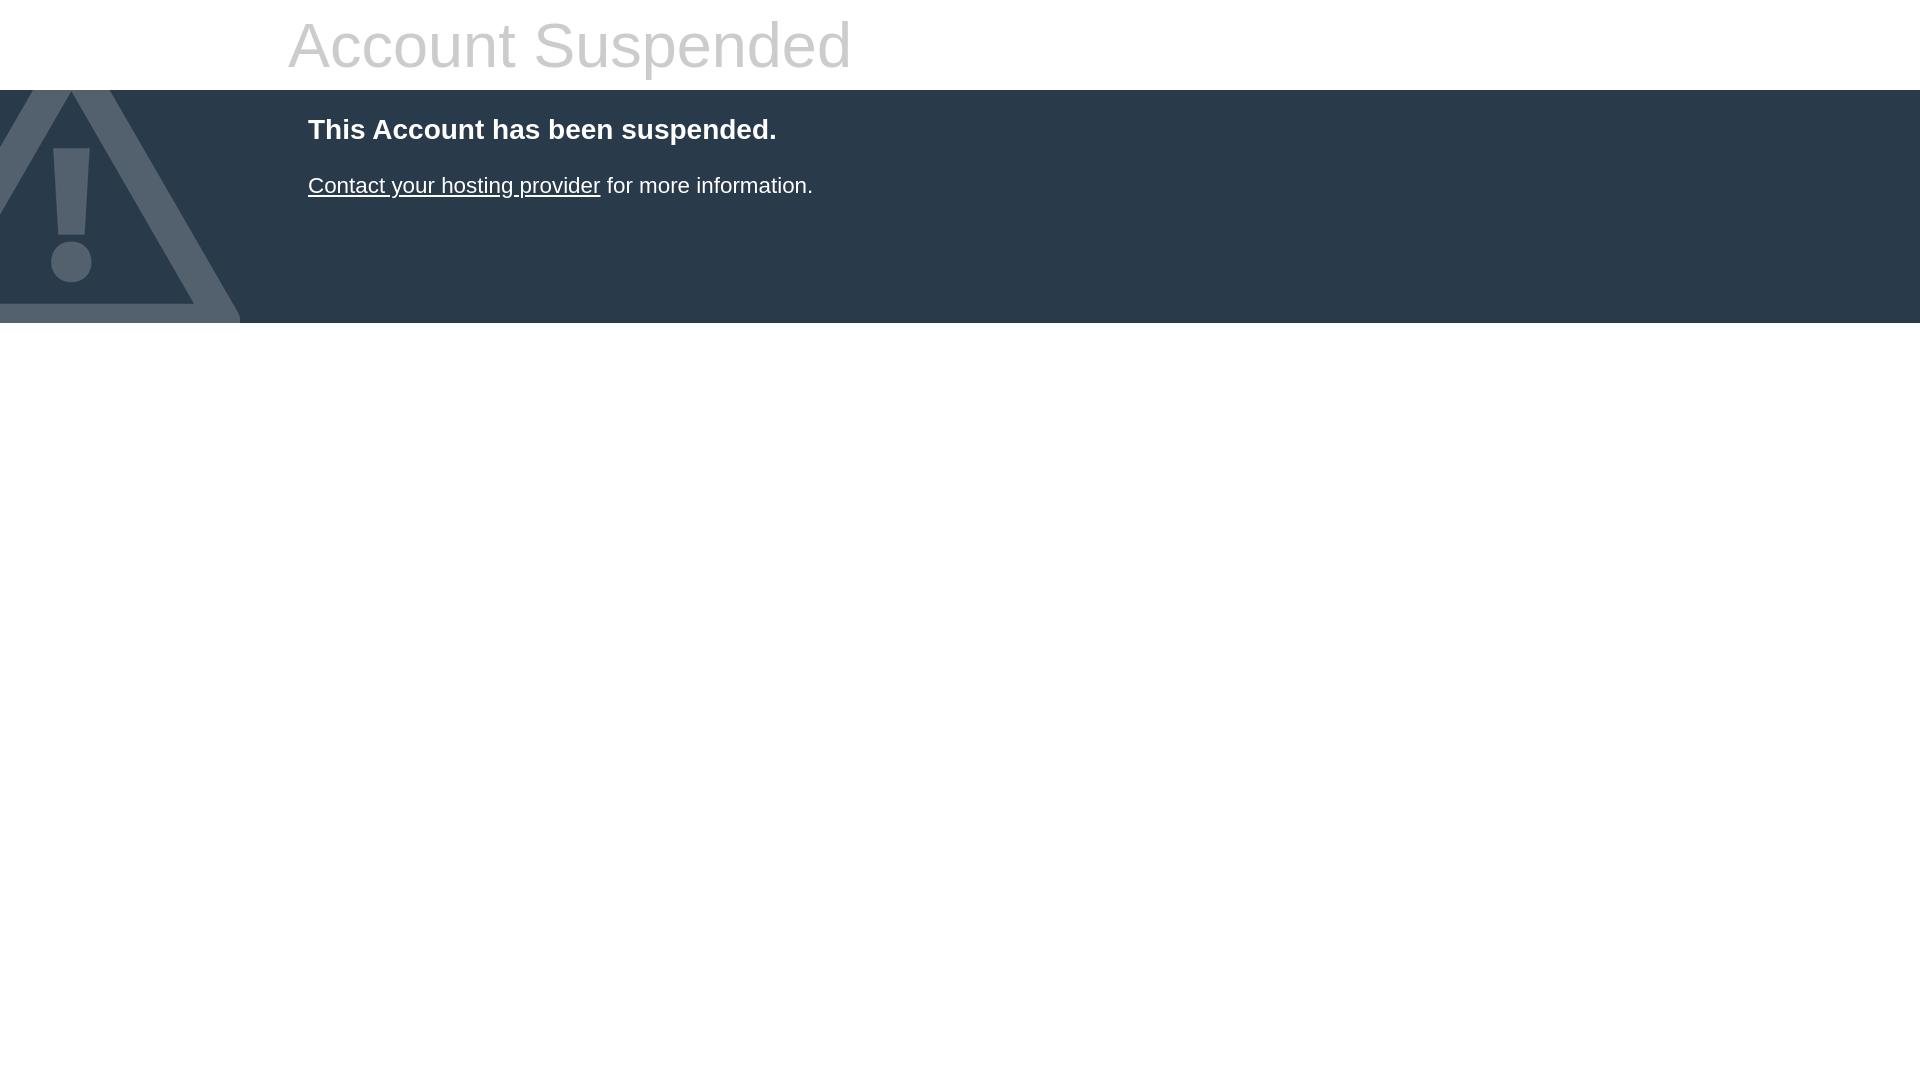 The image size is (1920, 1080). Describe the element at coordinates (453, 185) in the screenshot. I see `'Contact your hosting provider'` at that location.